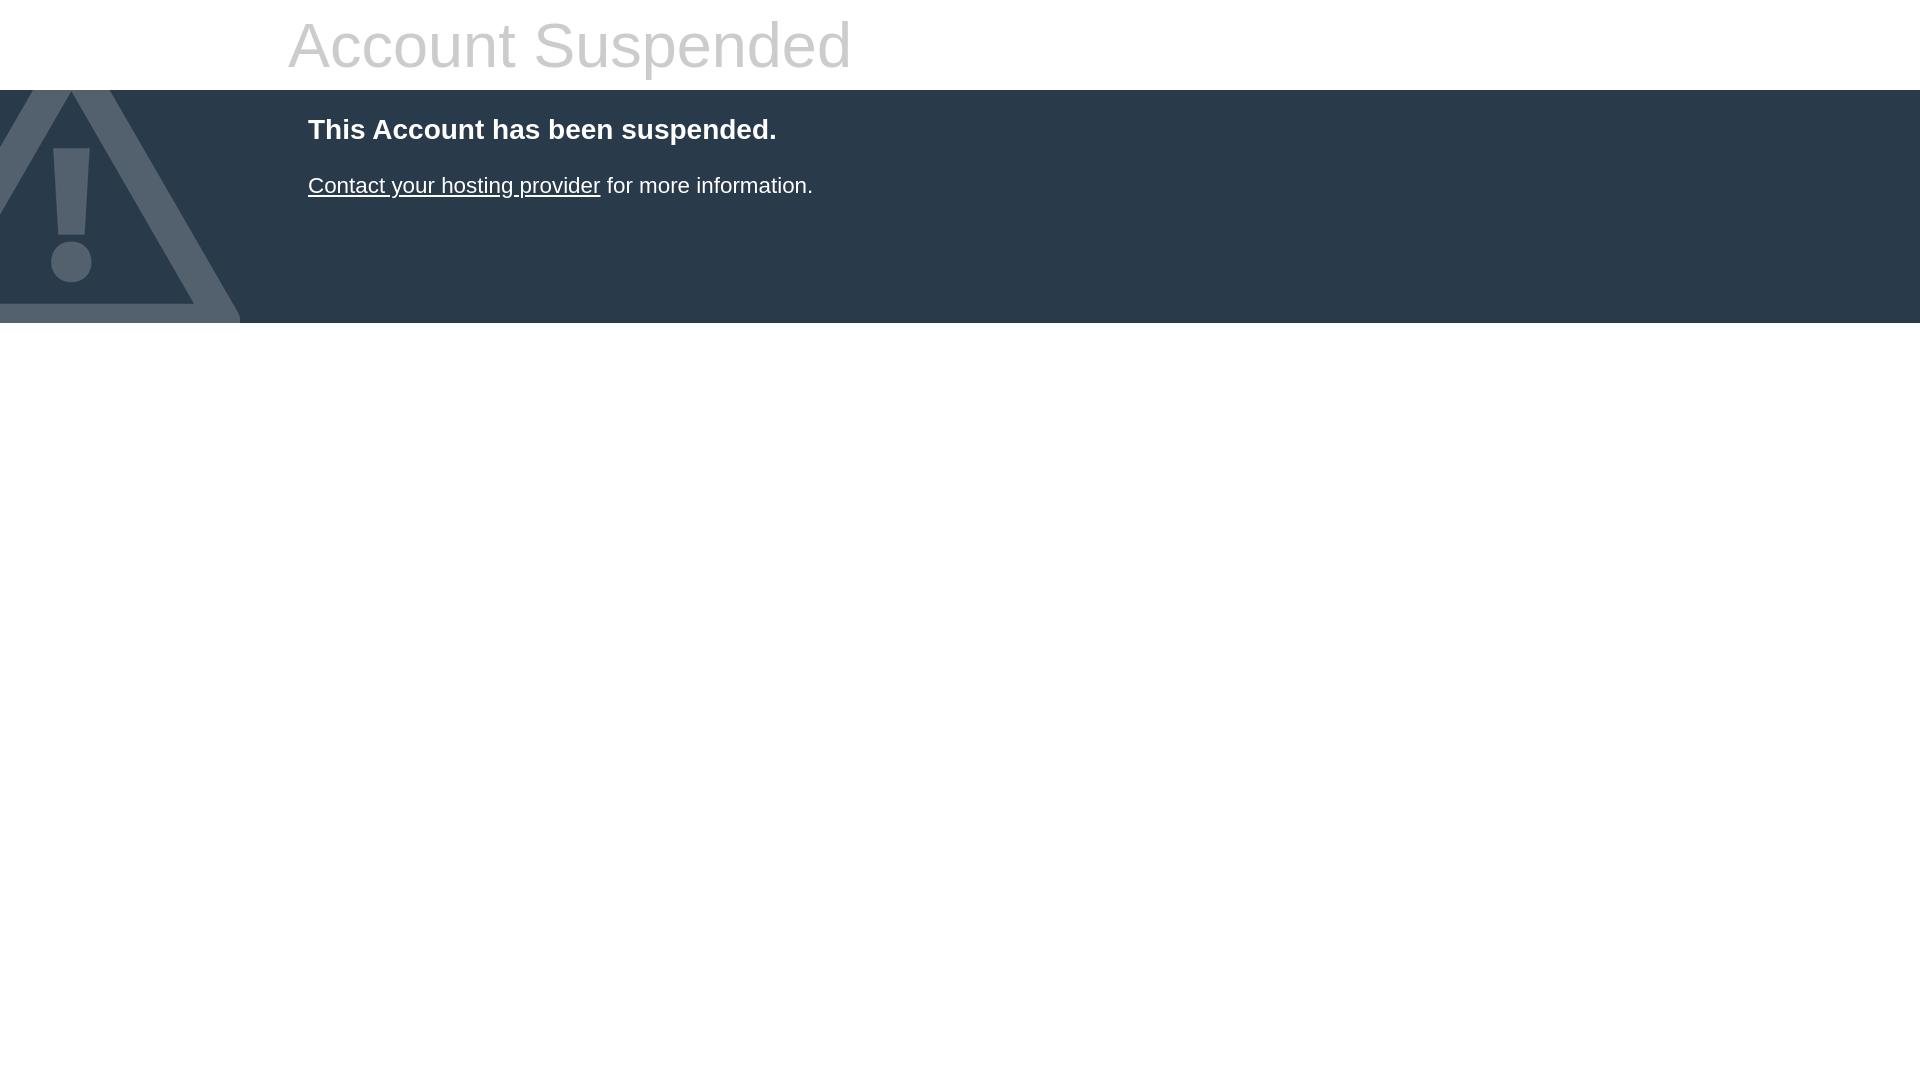 The image size is (1920, 1080). Describe the element at coordinates (453, 185) in the screenshot. I see `'Contact your hosting provider'` at that location.